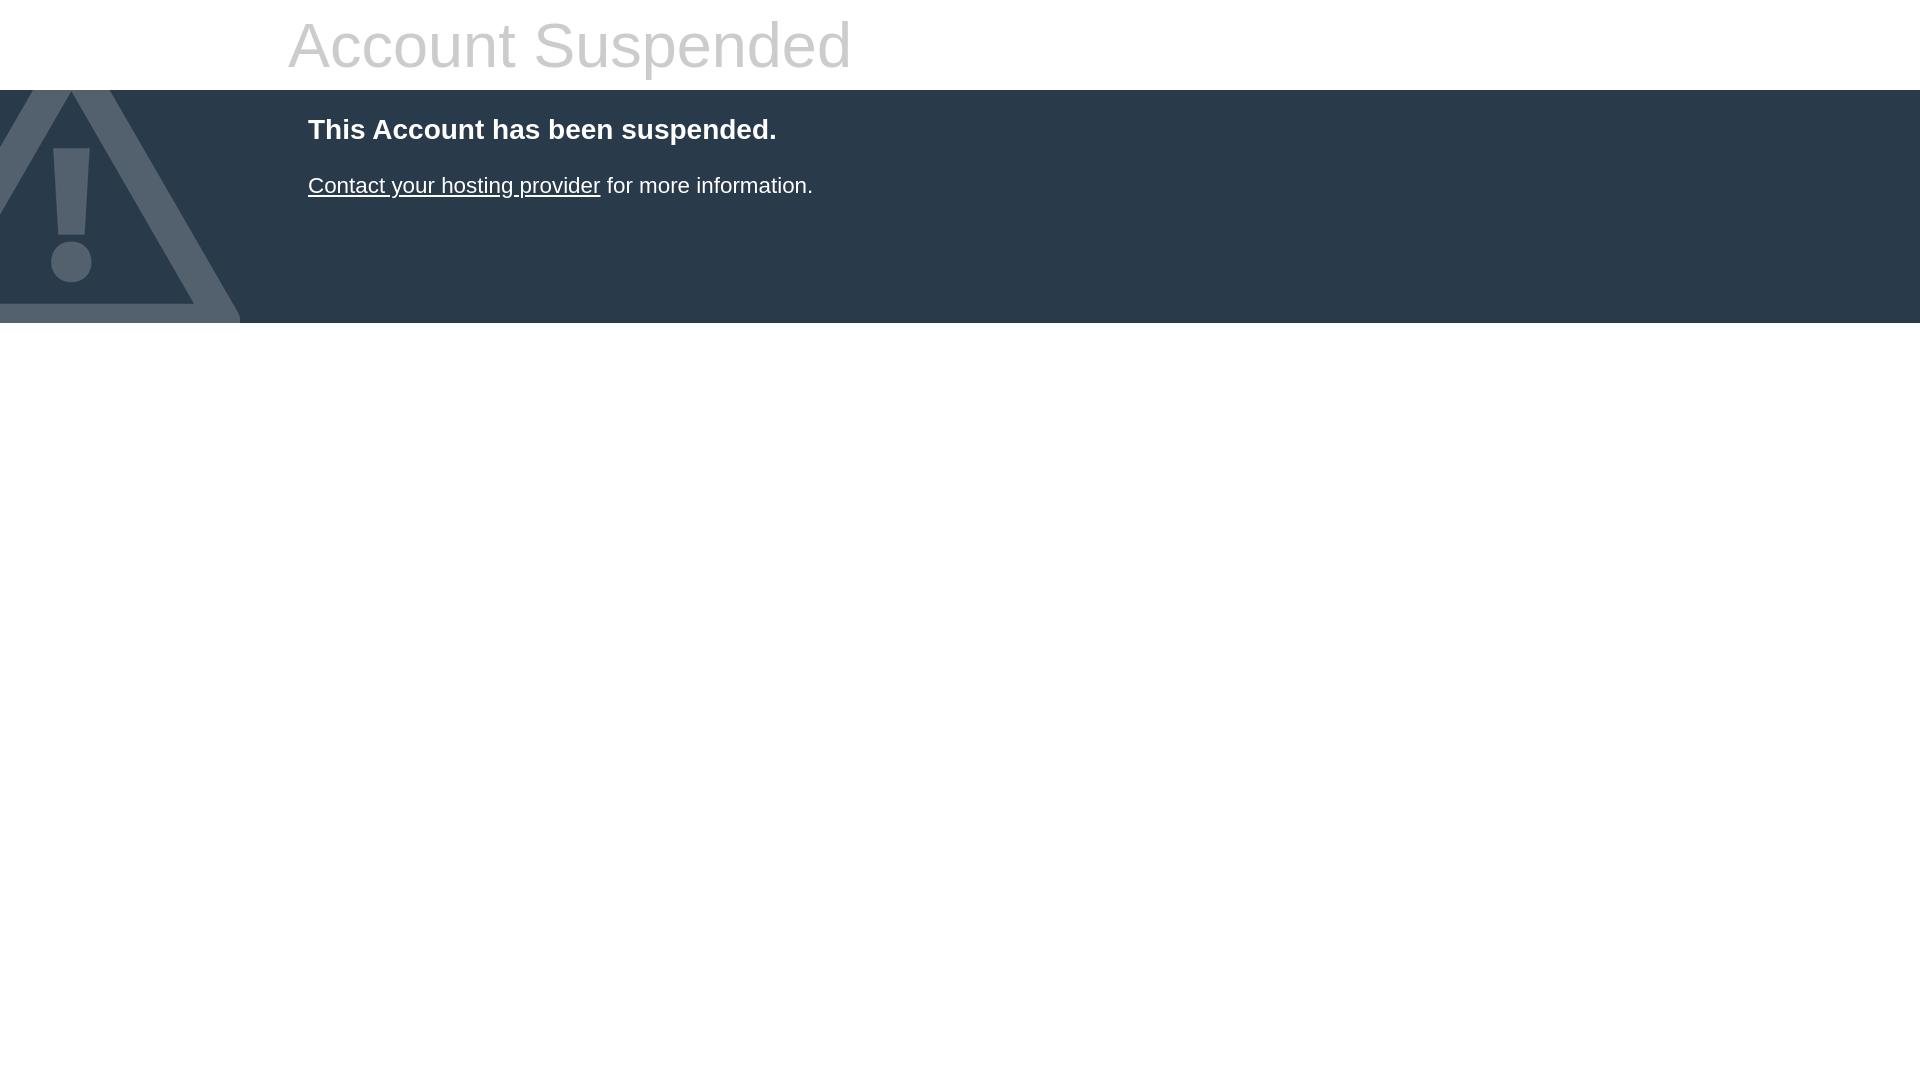 The image size is (1920, 1080). Describe the element at coordinates (453, 185) in the screenshot. I see `'Contact your hosting provider'` at that location.